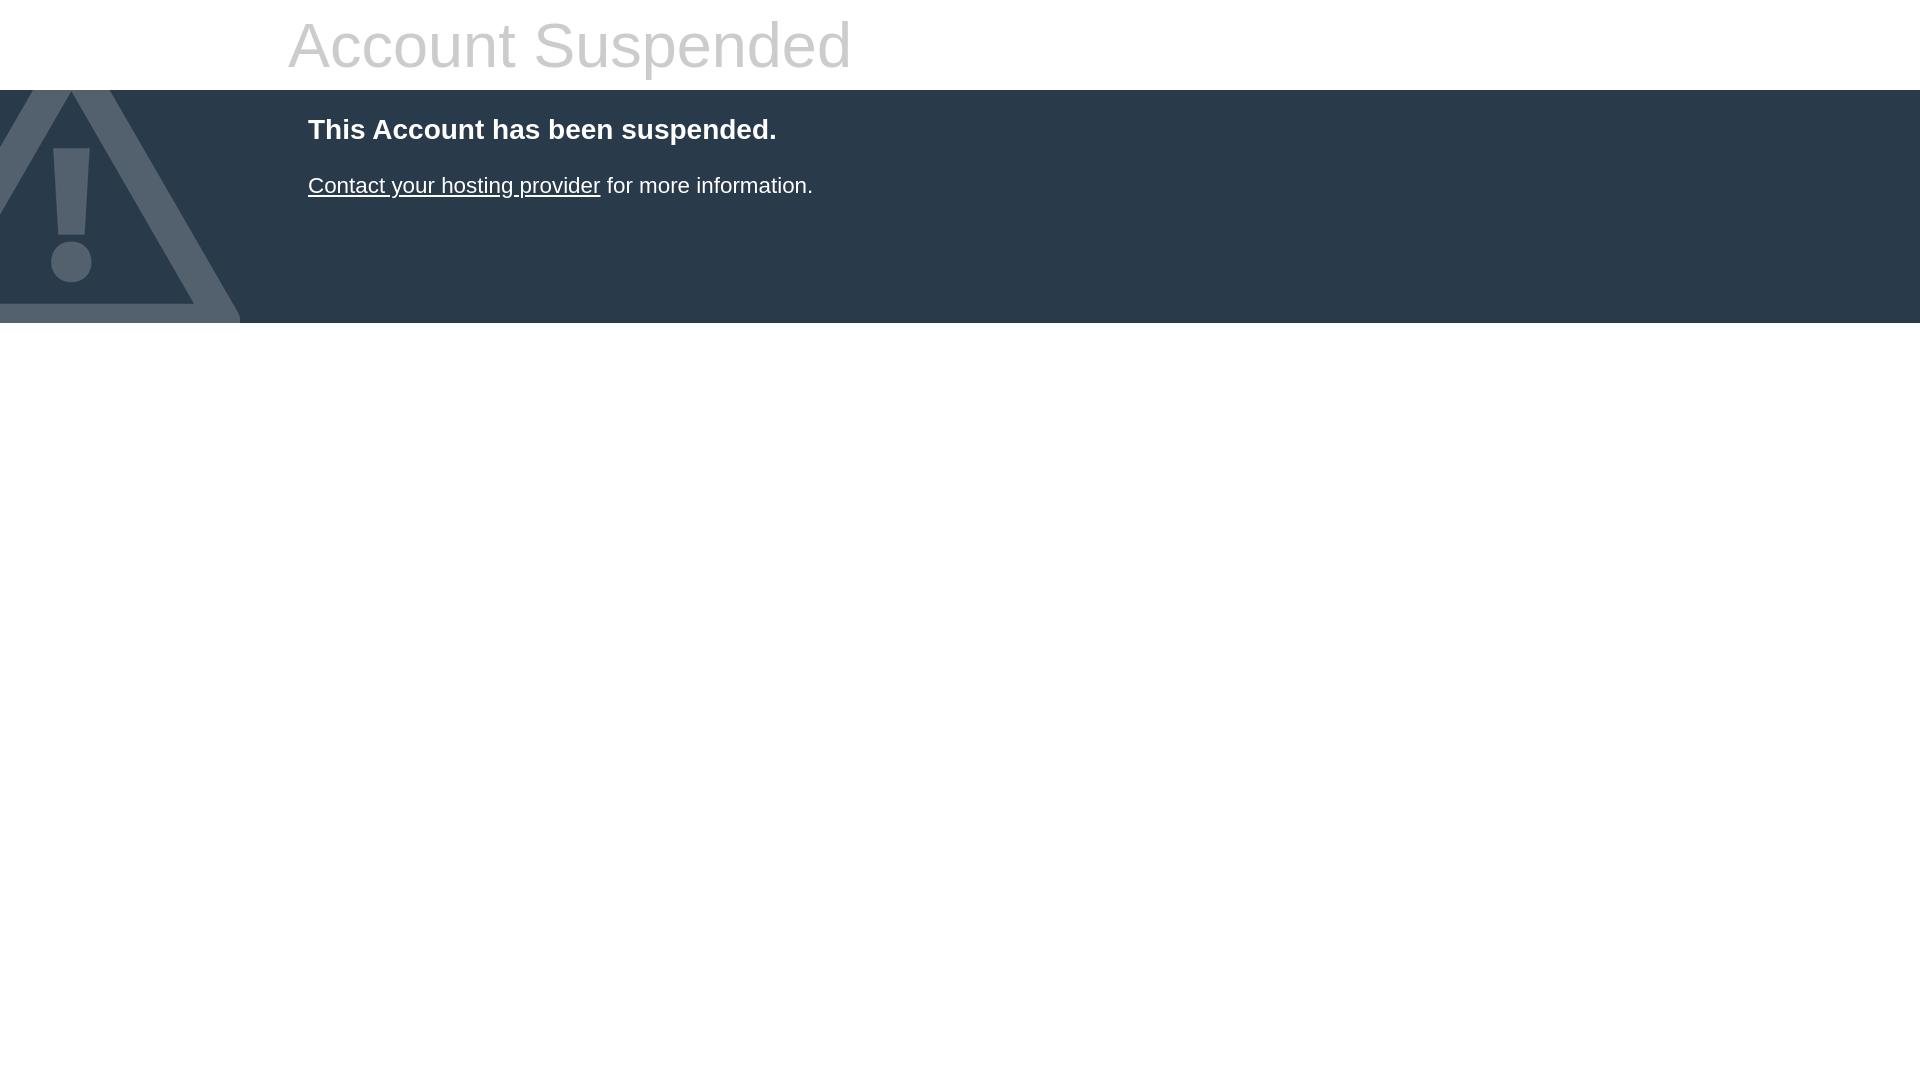 The image size is (1920, 1080). Describe the element at coordinates (453, 185) in the screenshot. I see `'Contact your hosting provider'` at that location.